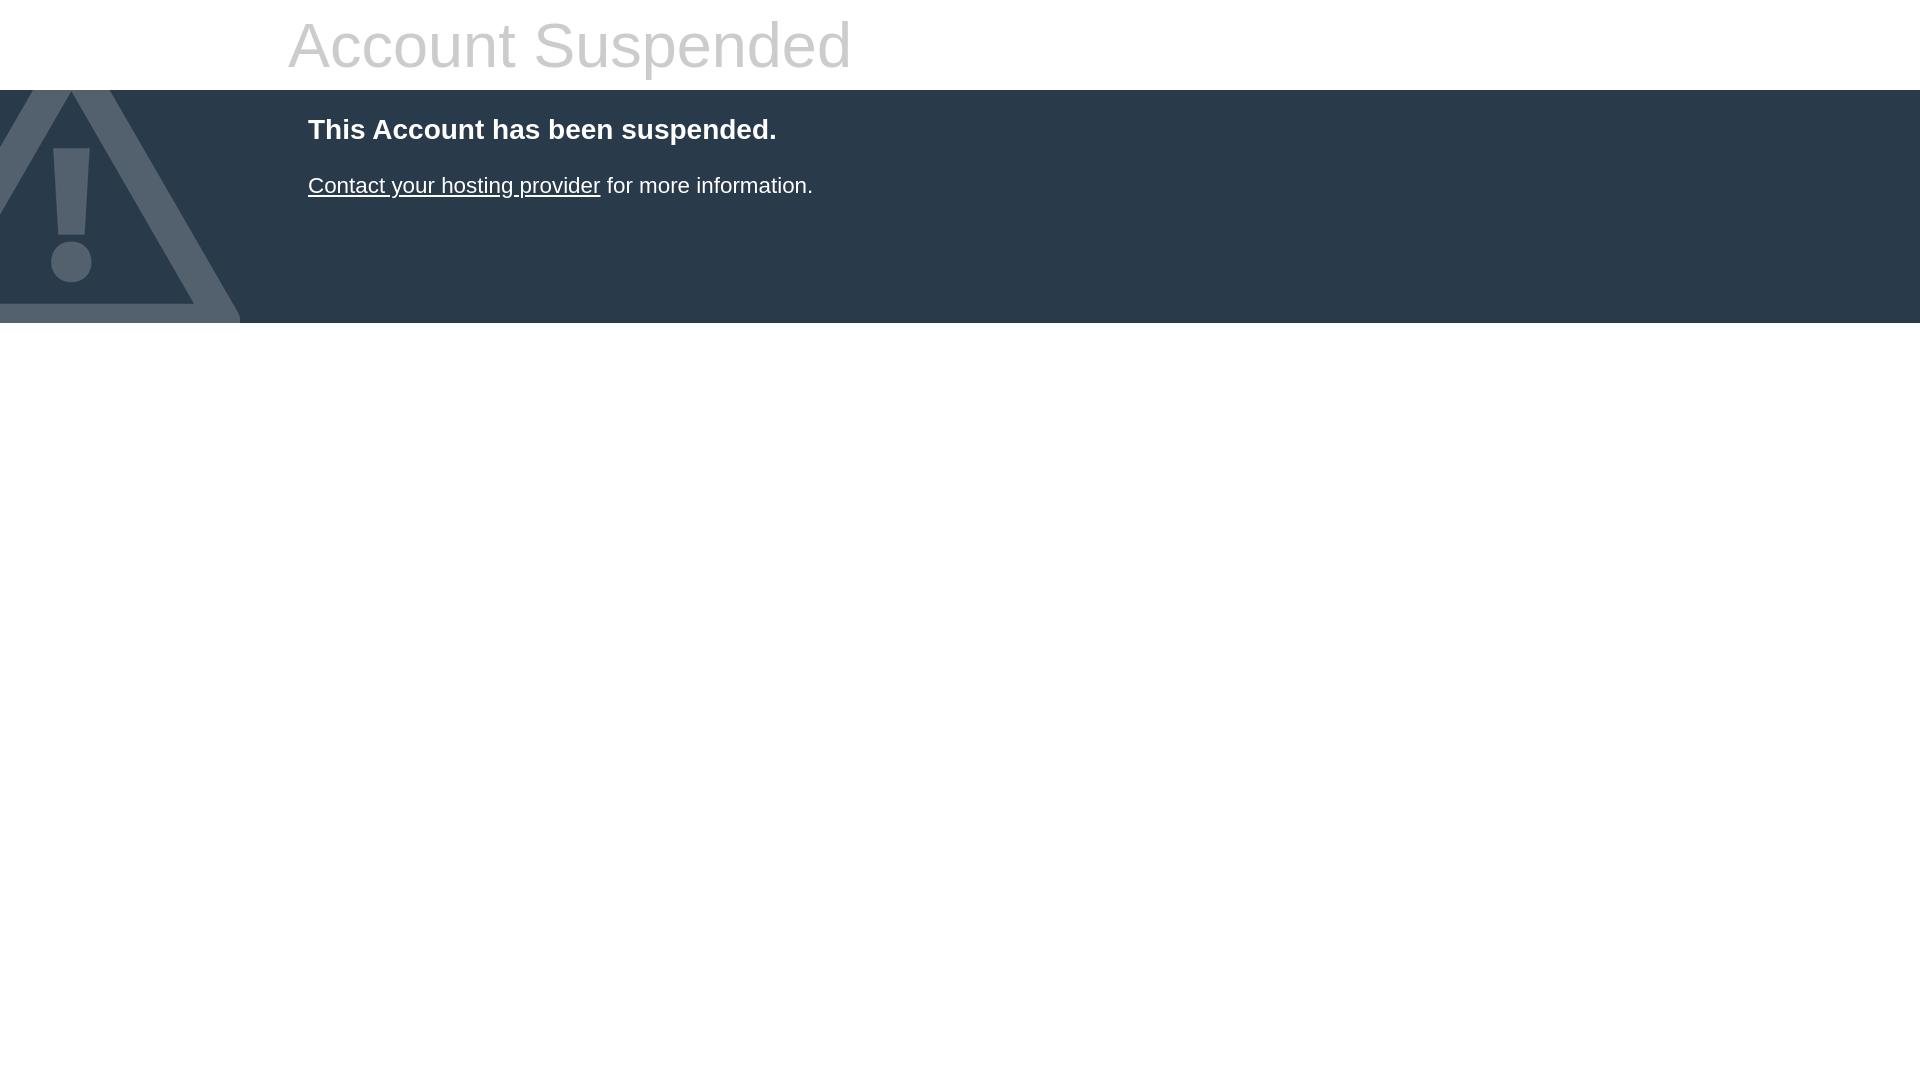 The image size is (1920, 1080). Describe the element at coordinates (453, 185) in the screenshot. I see `'Contact your hosting provider'` at that location.